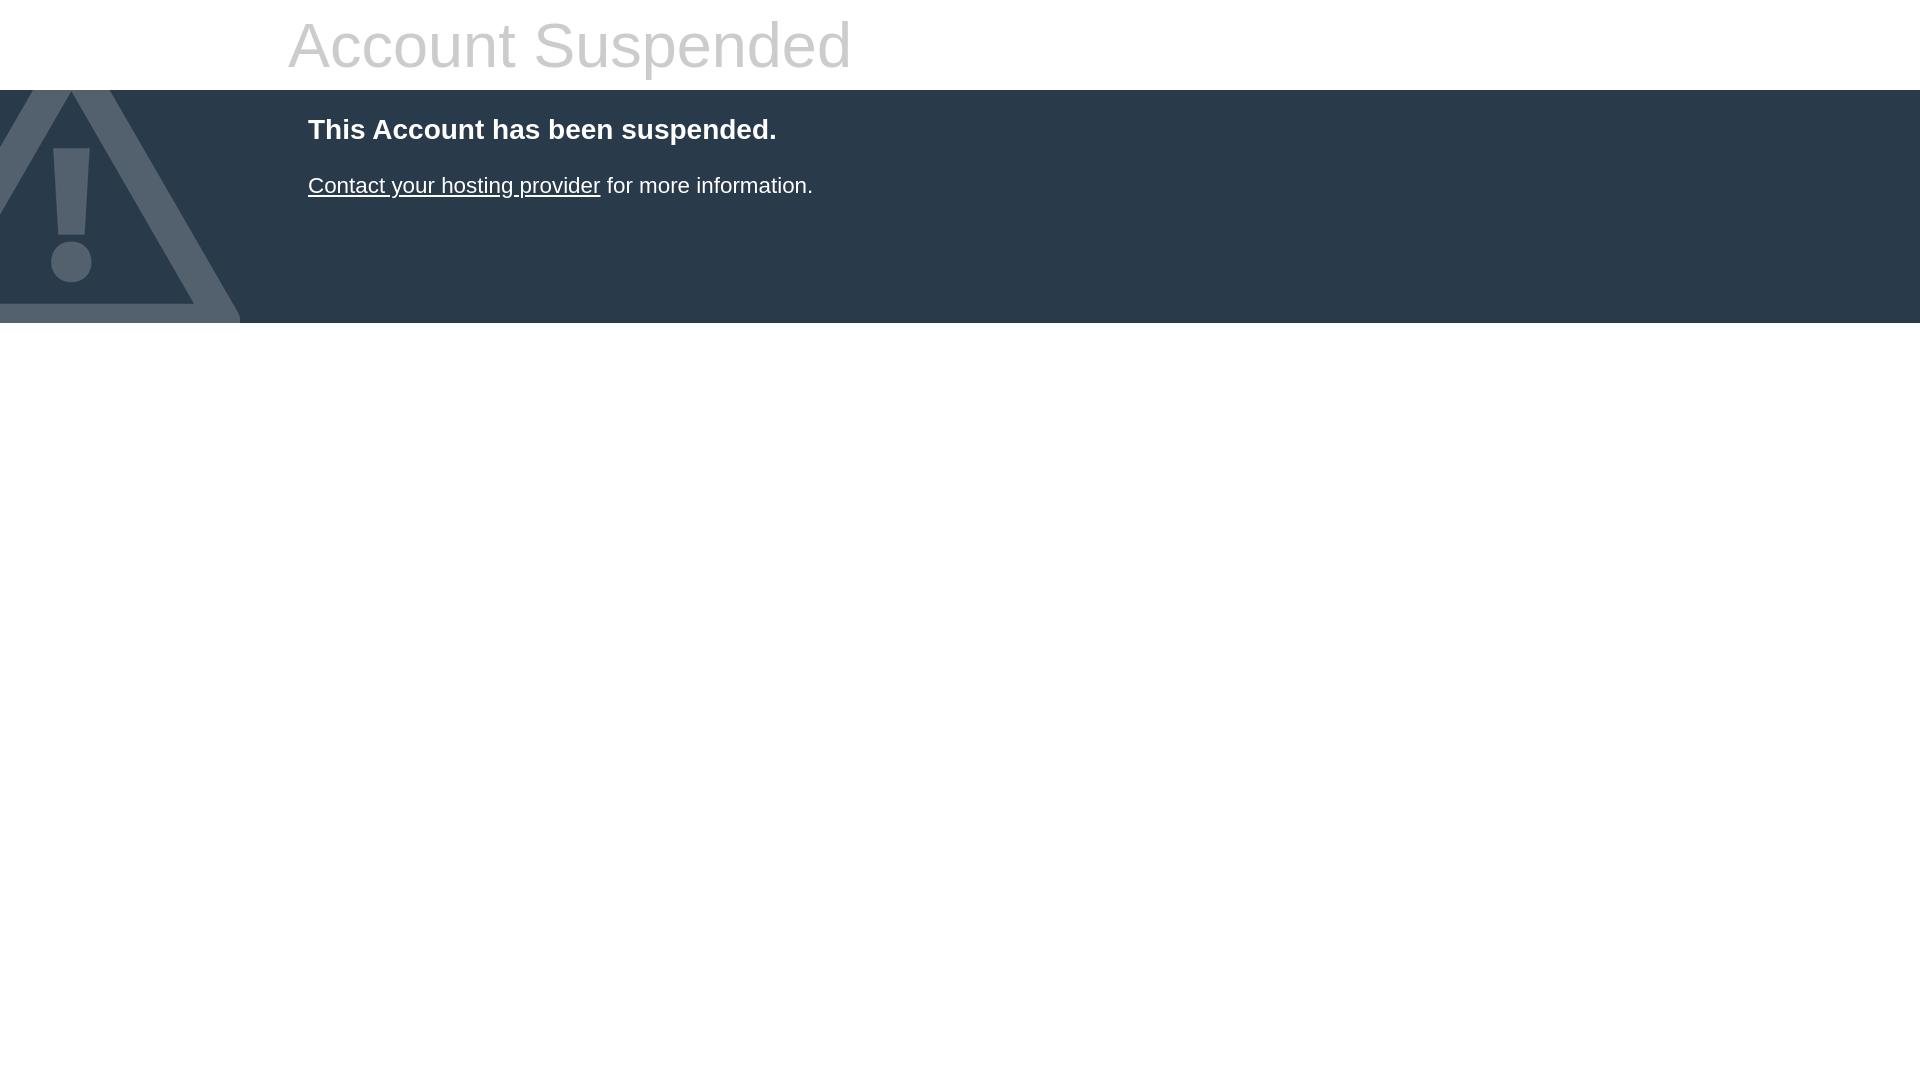 The image size is (1920, 1080). Describe the element at coordinates (453, 185) in the screenshot. I see `'Contact your hosting provider'` at that location.